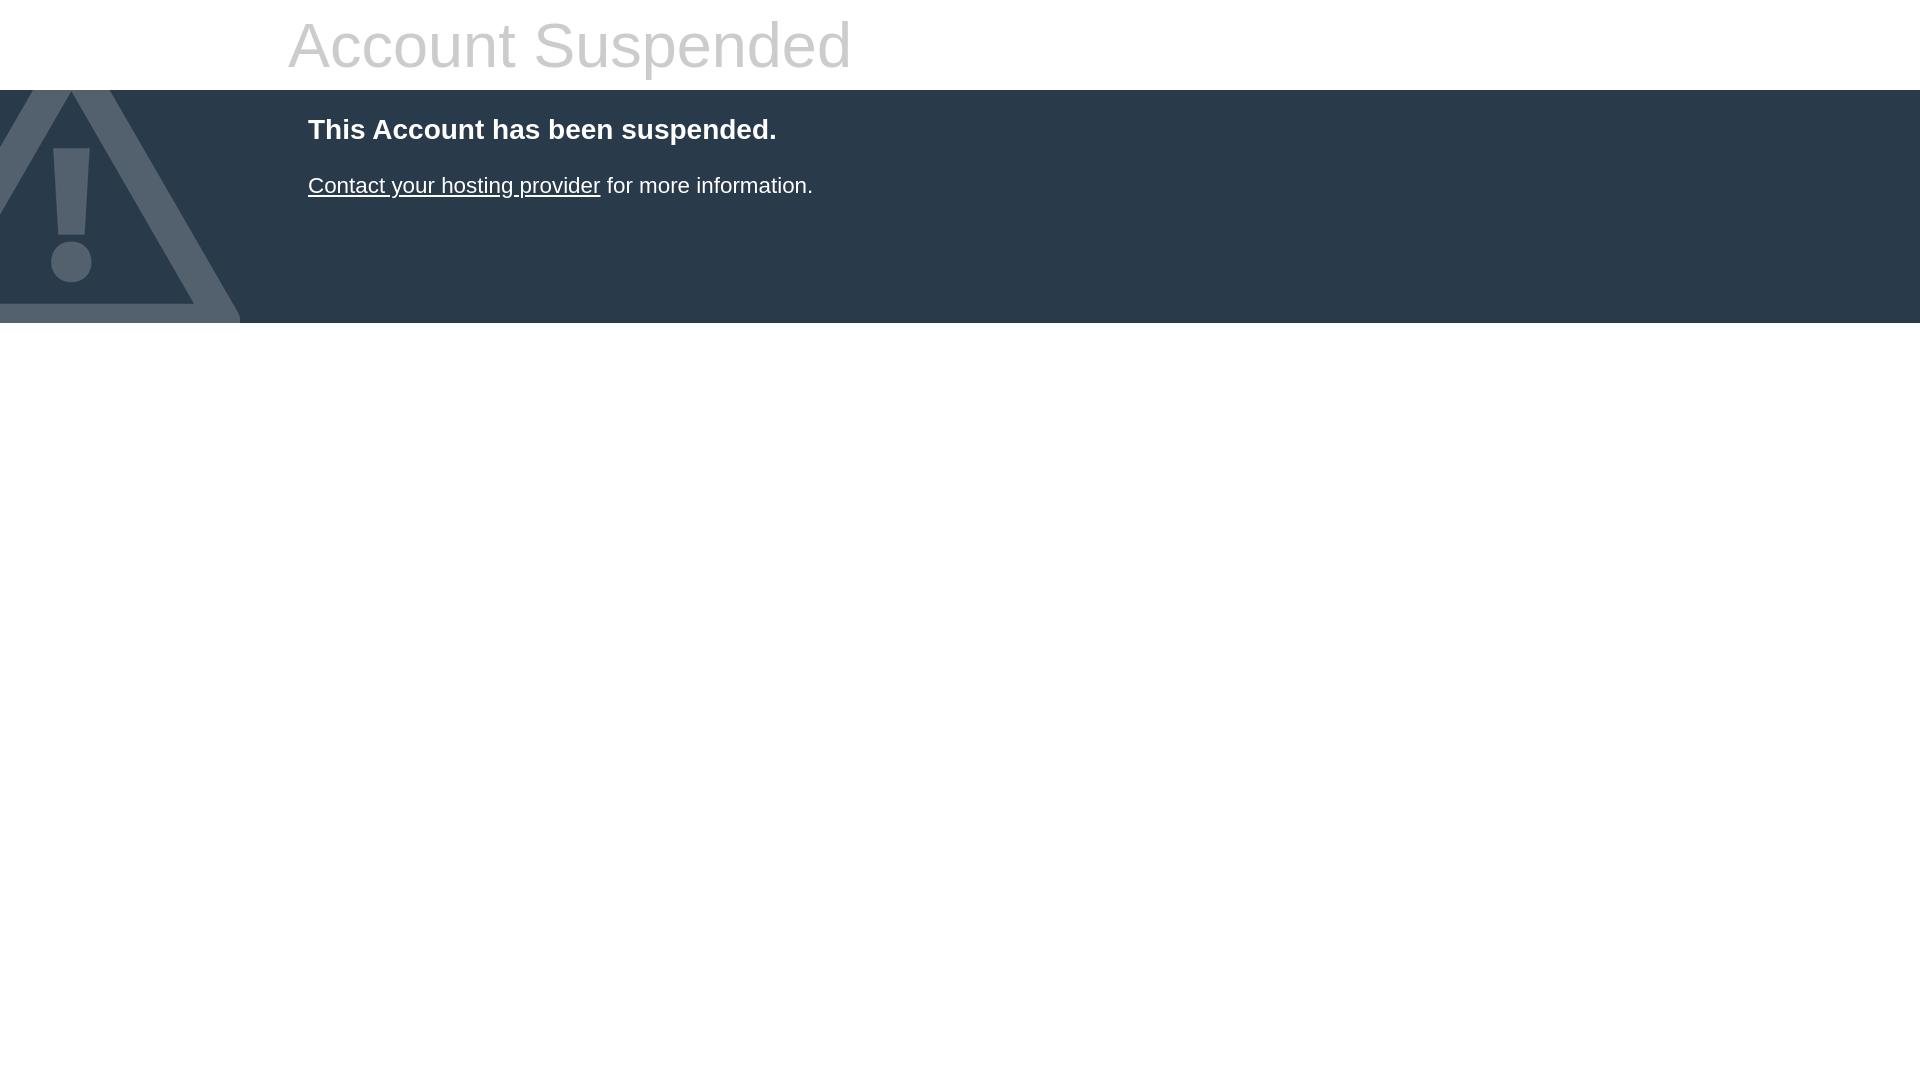 The image size is (1920, 1080). Describe the element at coordinates (453, 185) in the screenshot. I see `'Contact your hosting provider'` at that location.